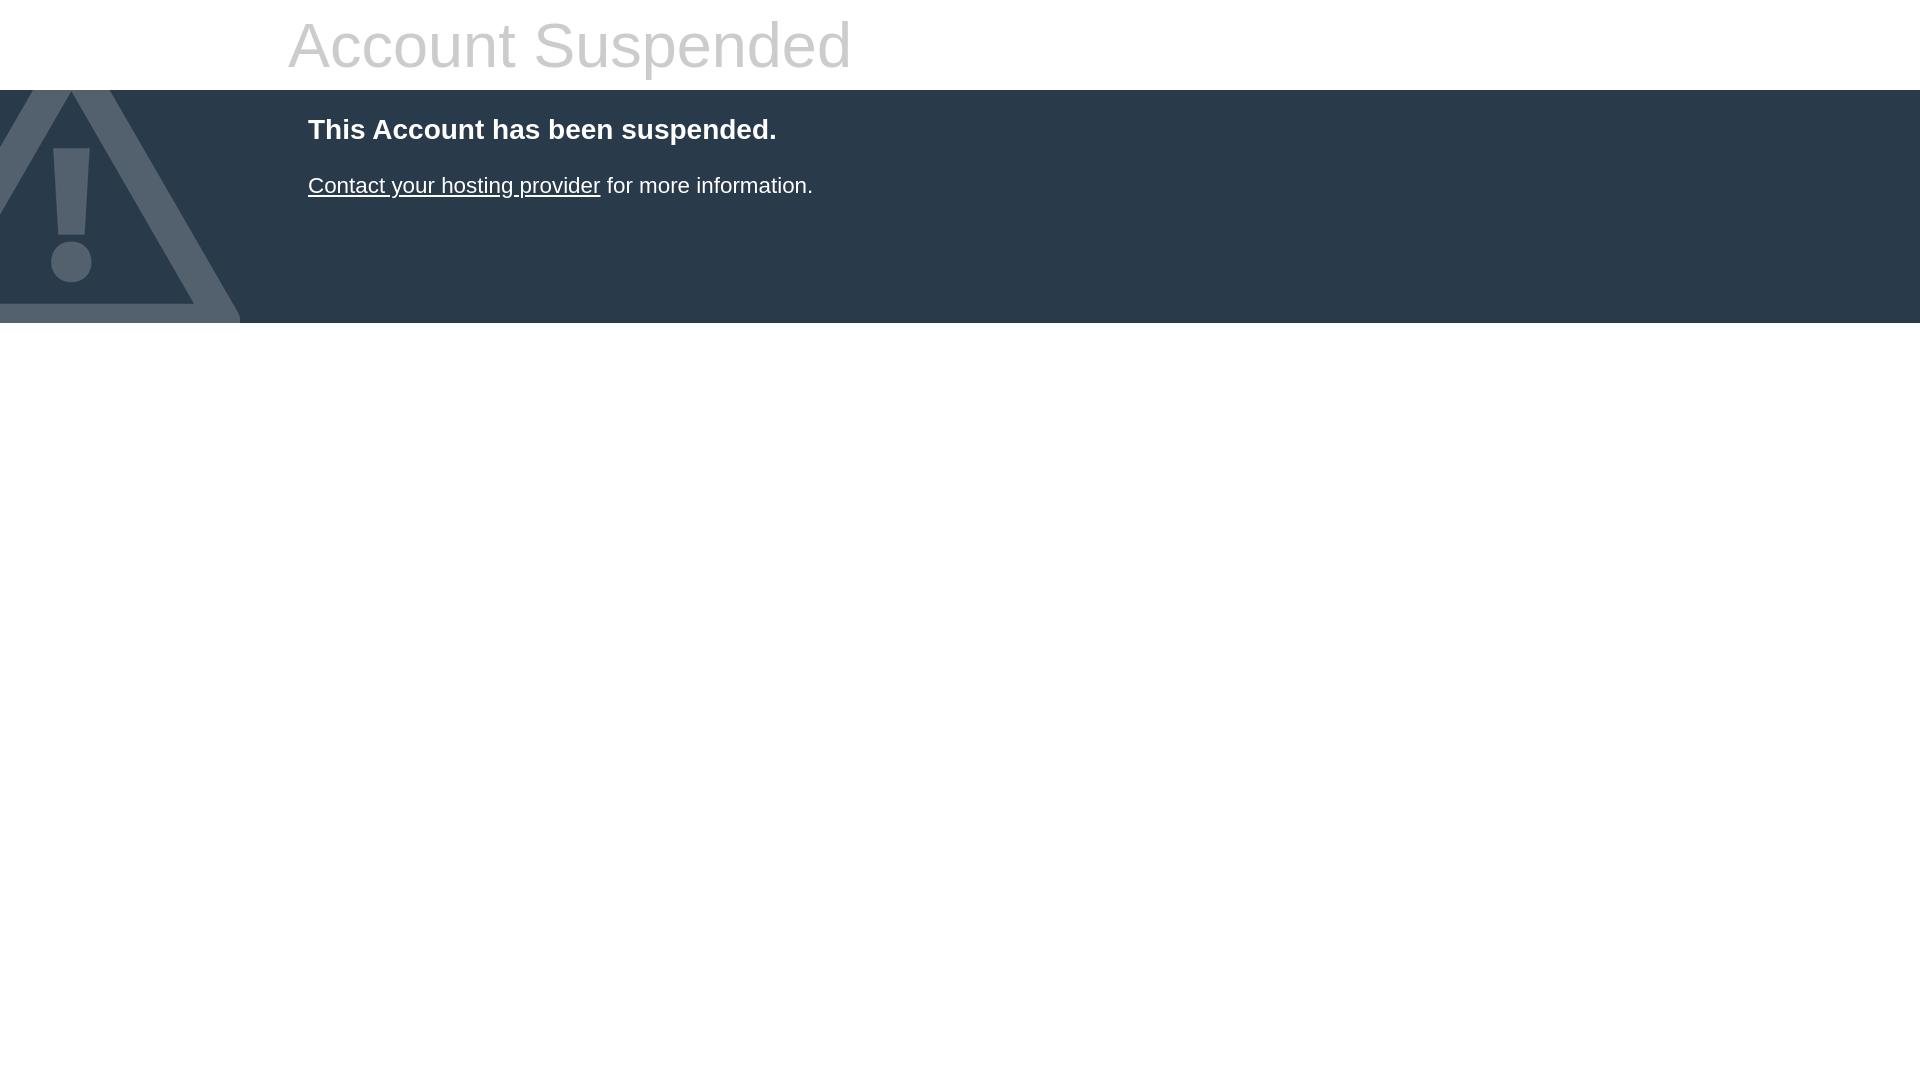 The image size is (1920, 1080). Describe the element at coordinates (453, 185) in the screenshot. I see `'Contact your hosting provider'` at that location.